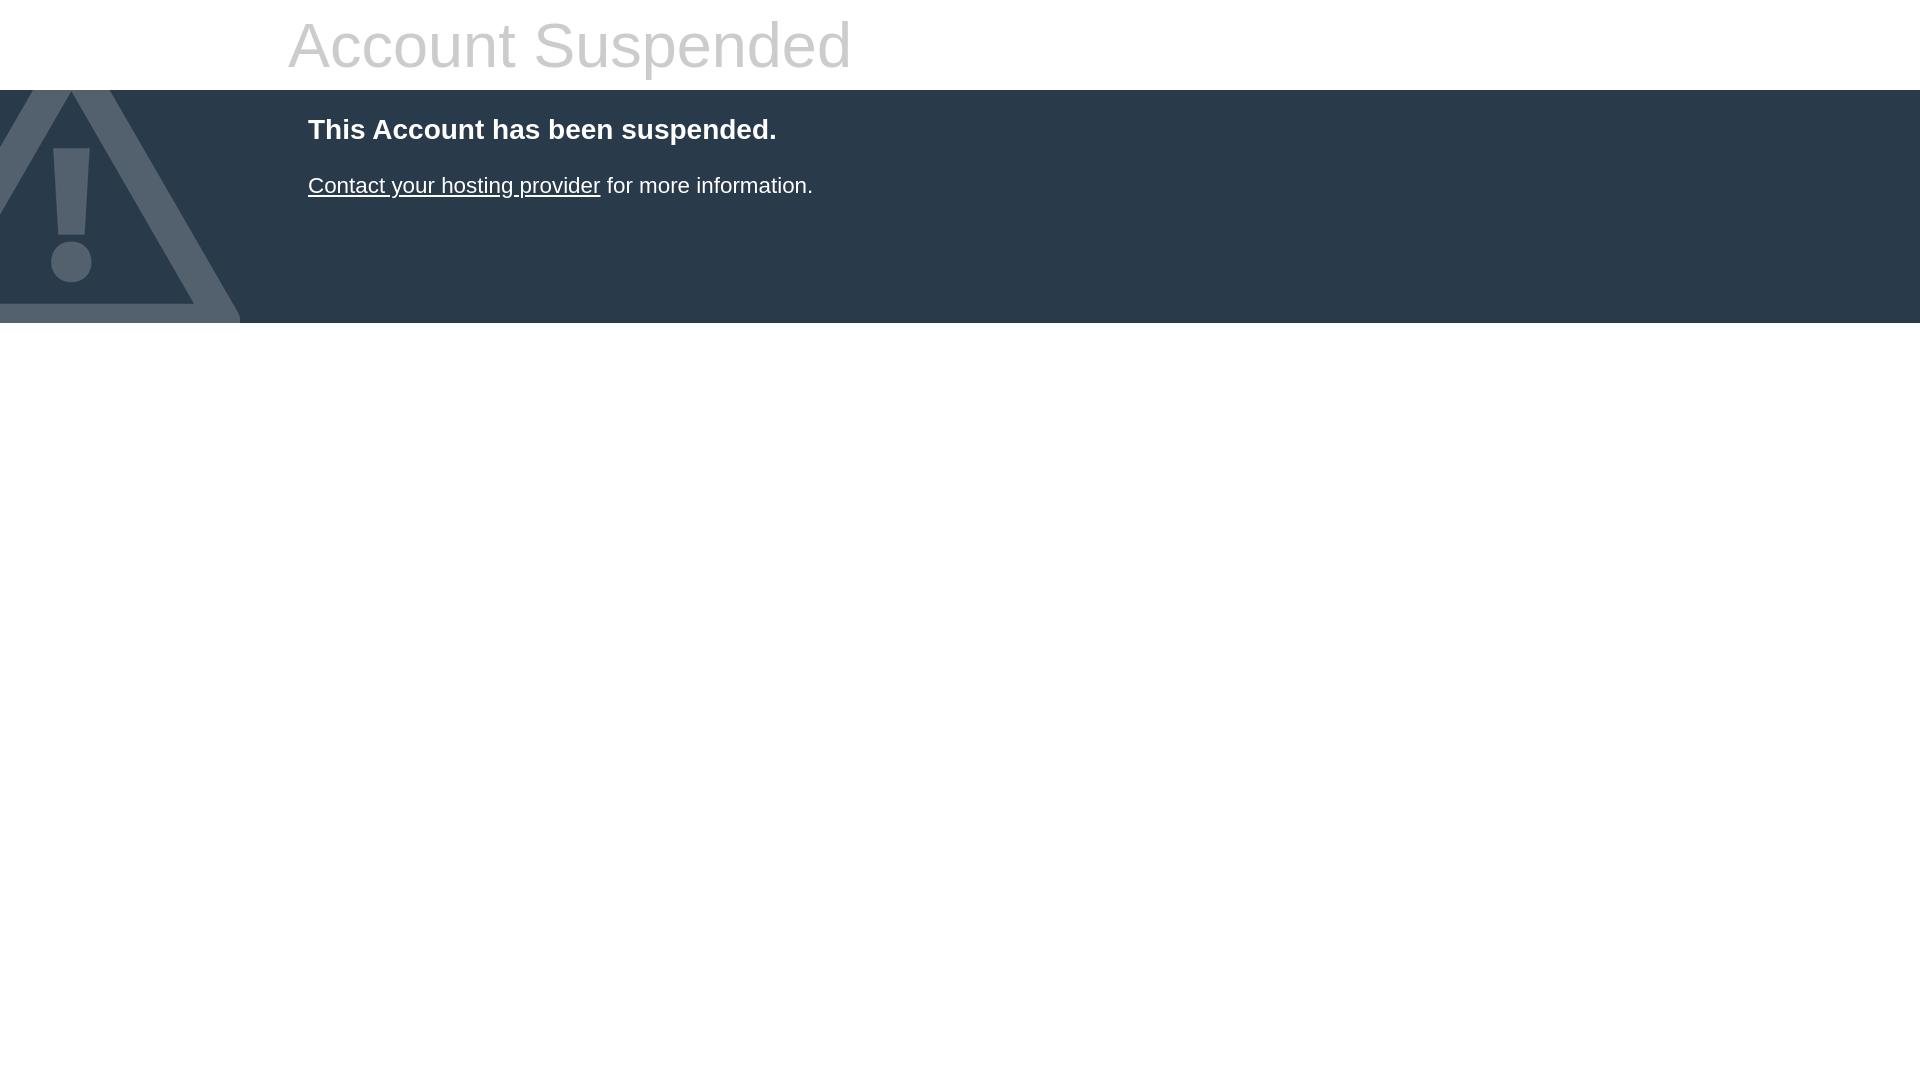 The image size is (1920, 1080). Describe the element at coordinates (453, 185) in the screenshot. I see `'Contact your hosting provider'` at that location.